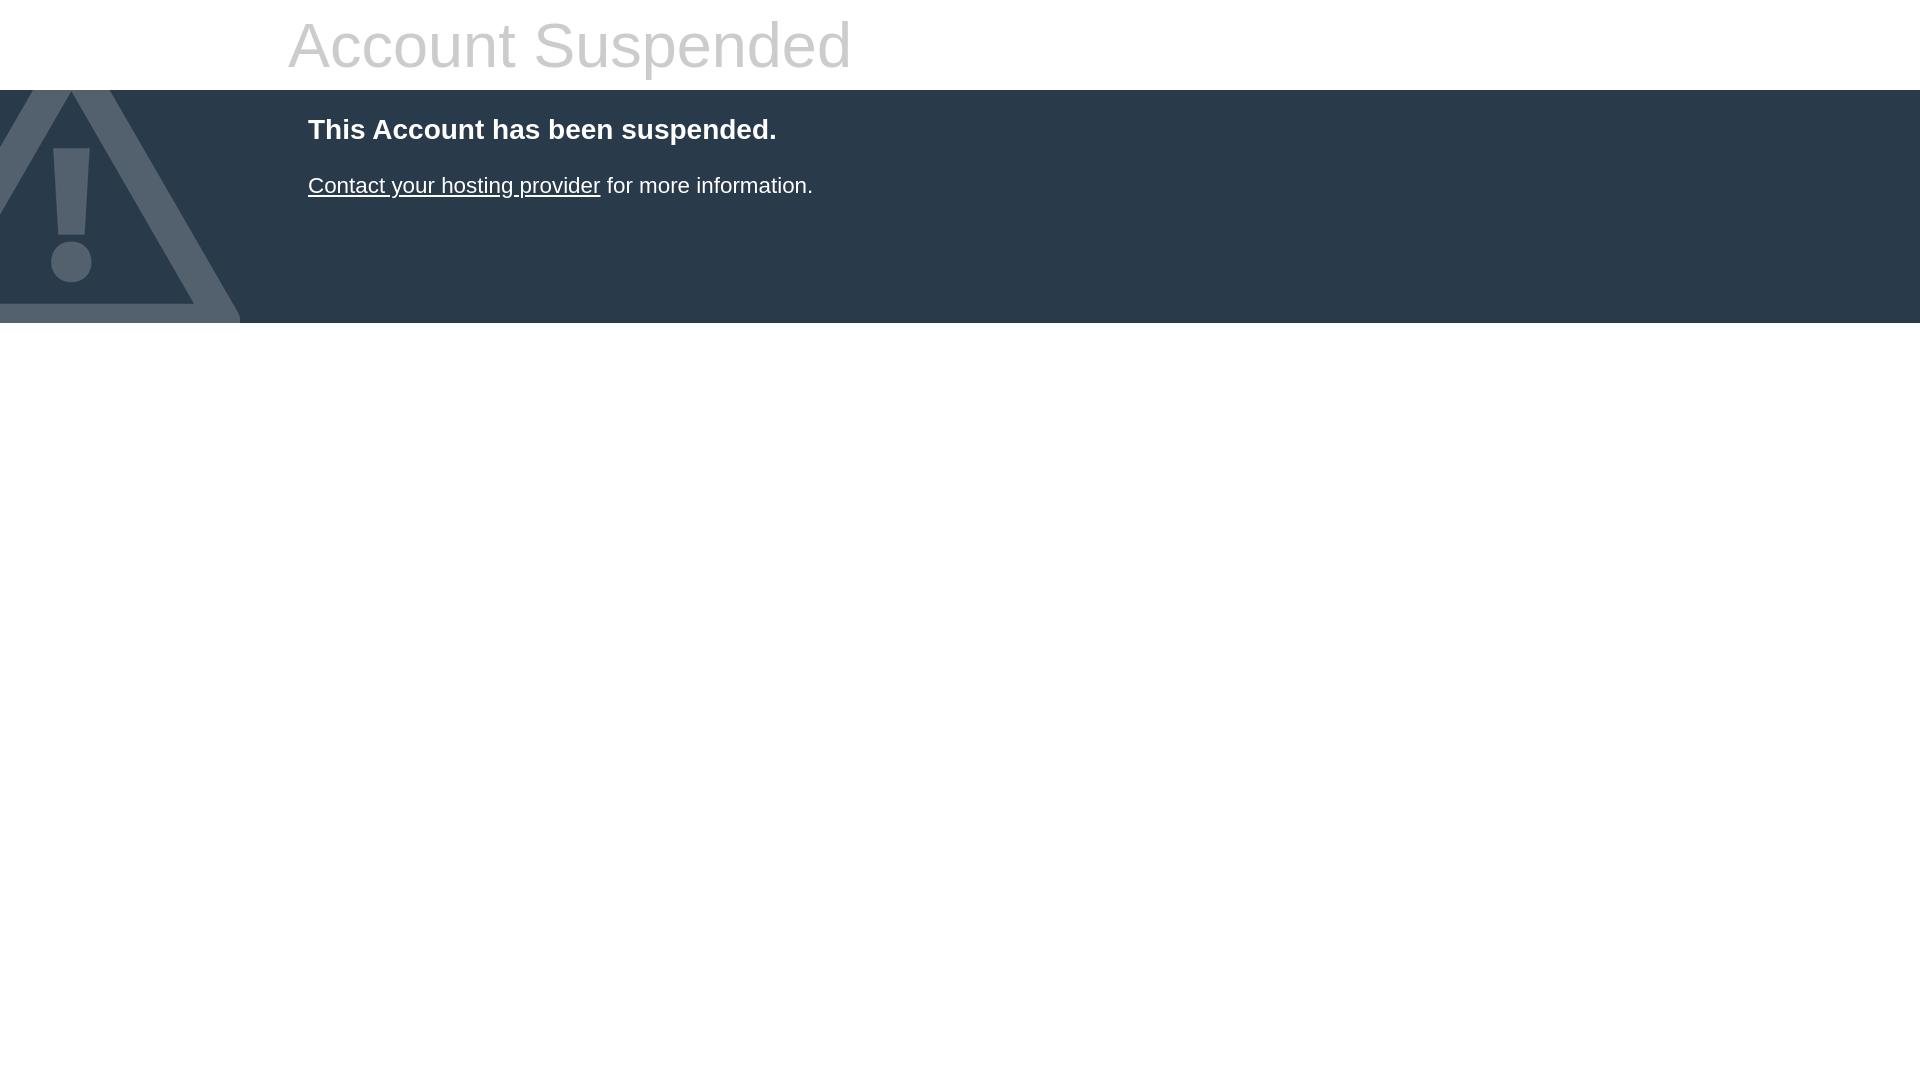 The image size is (1920, 1080). Describe the element at coordinates (453, 185) in the screenshot. I see `'Contact your hosting provider'` at that location.